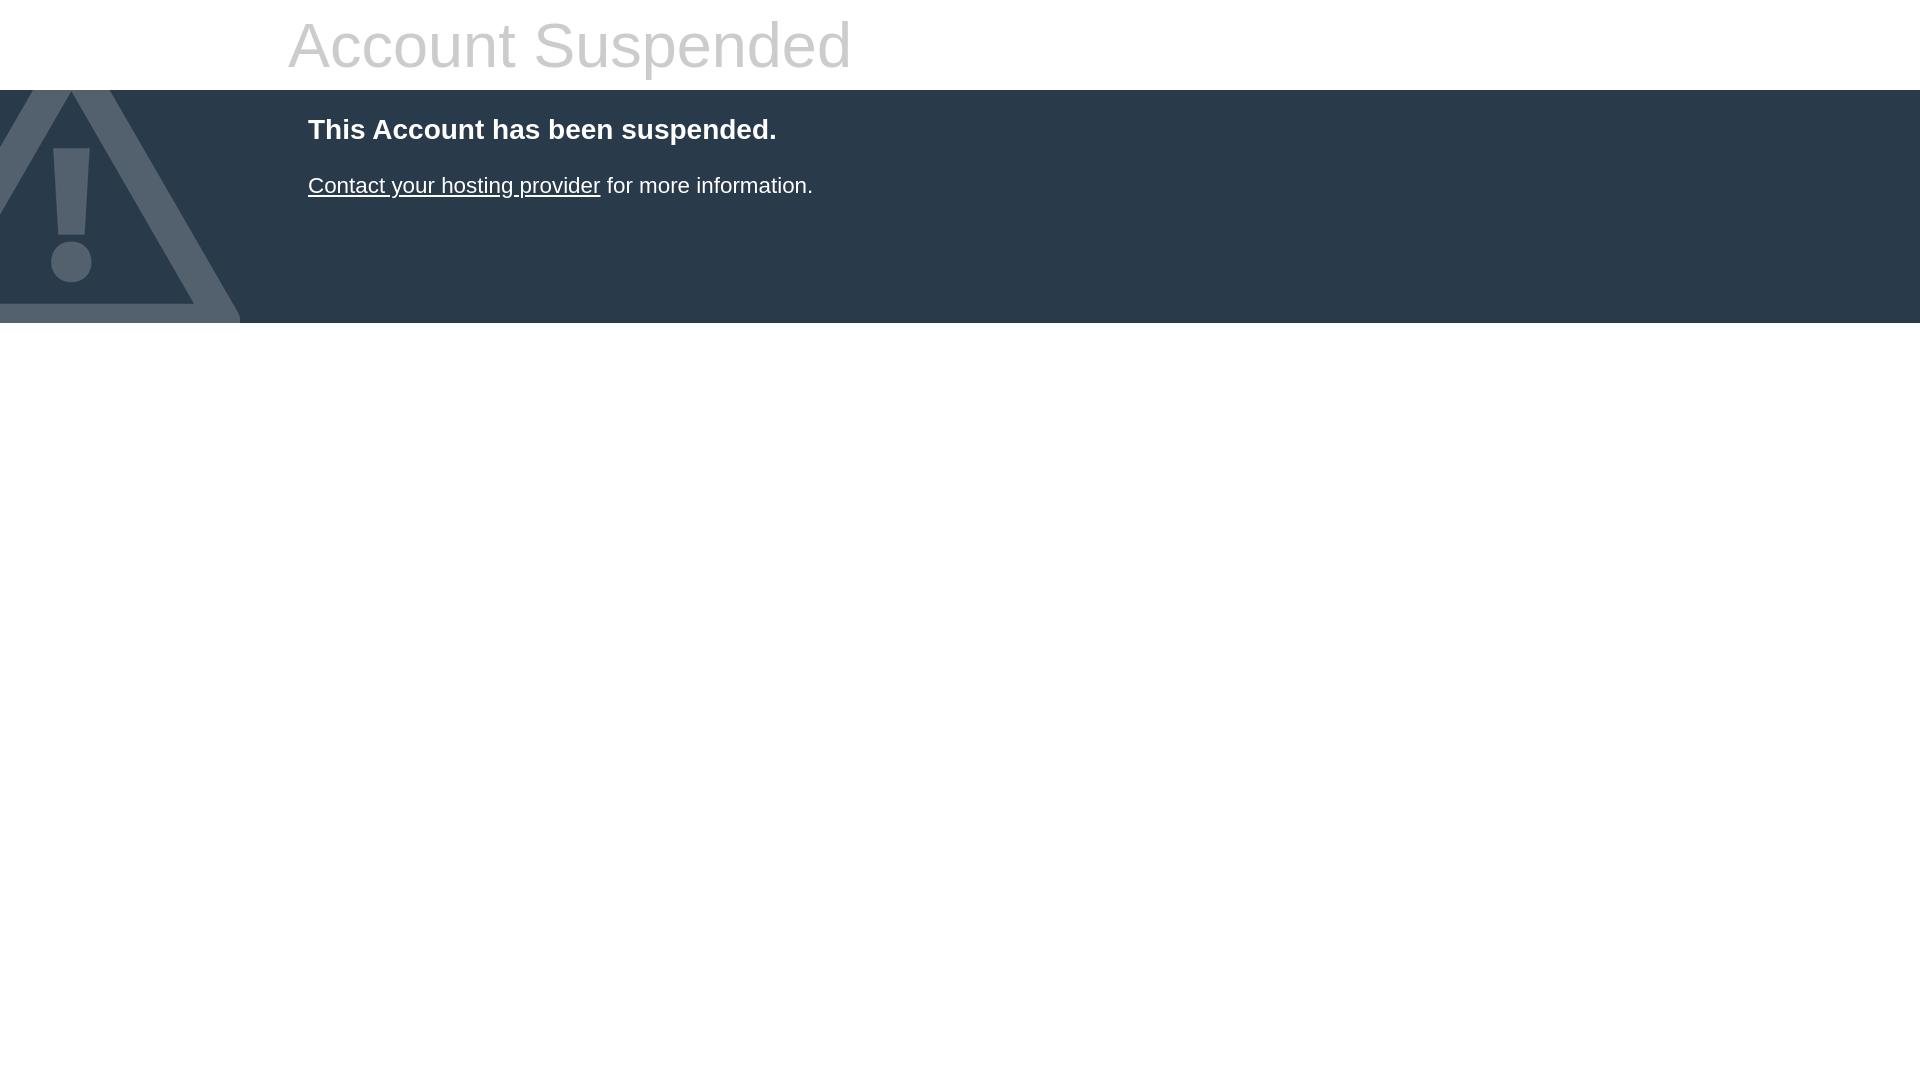 The image size is (1920, 1080). Describe the element at coordinates (453, 185) in the screenshot. I see `'Contact your hosting provider'` at that location.